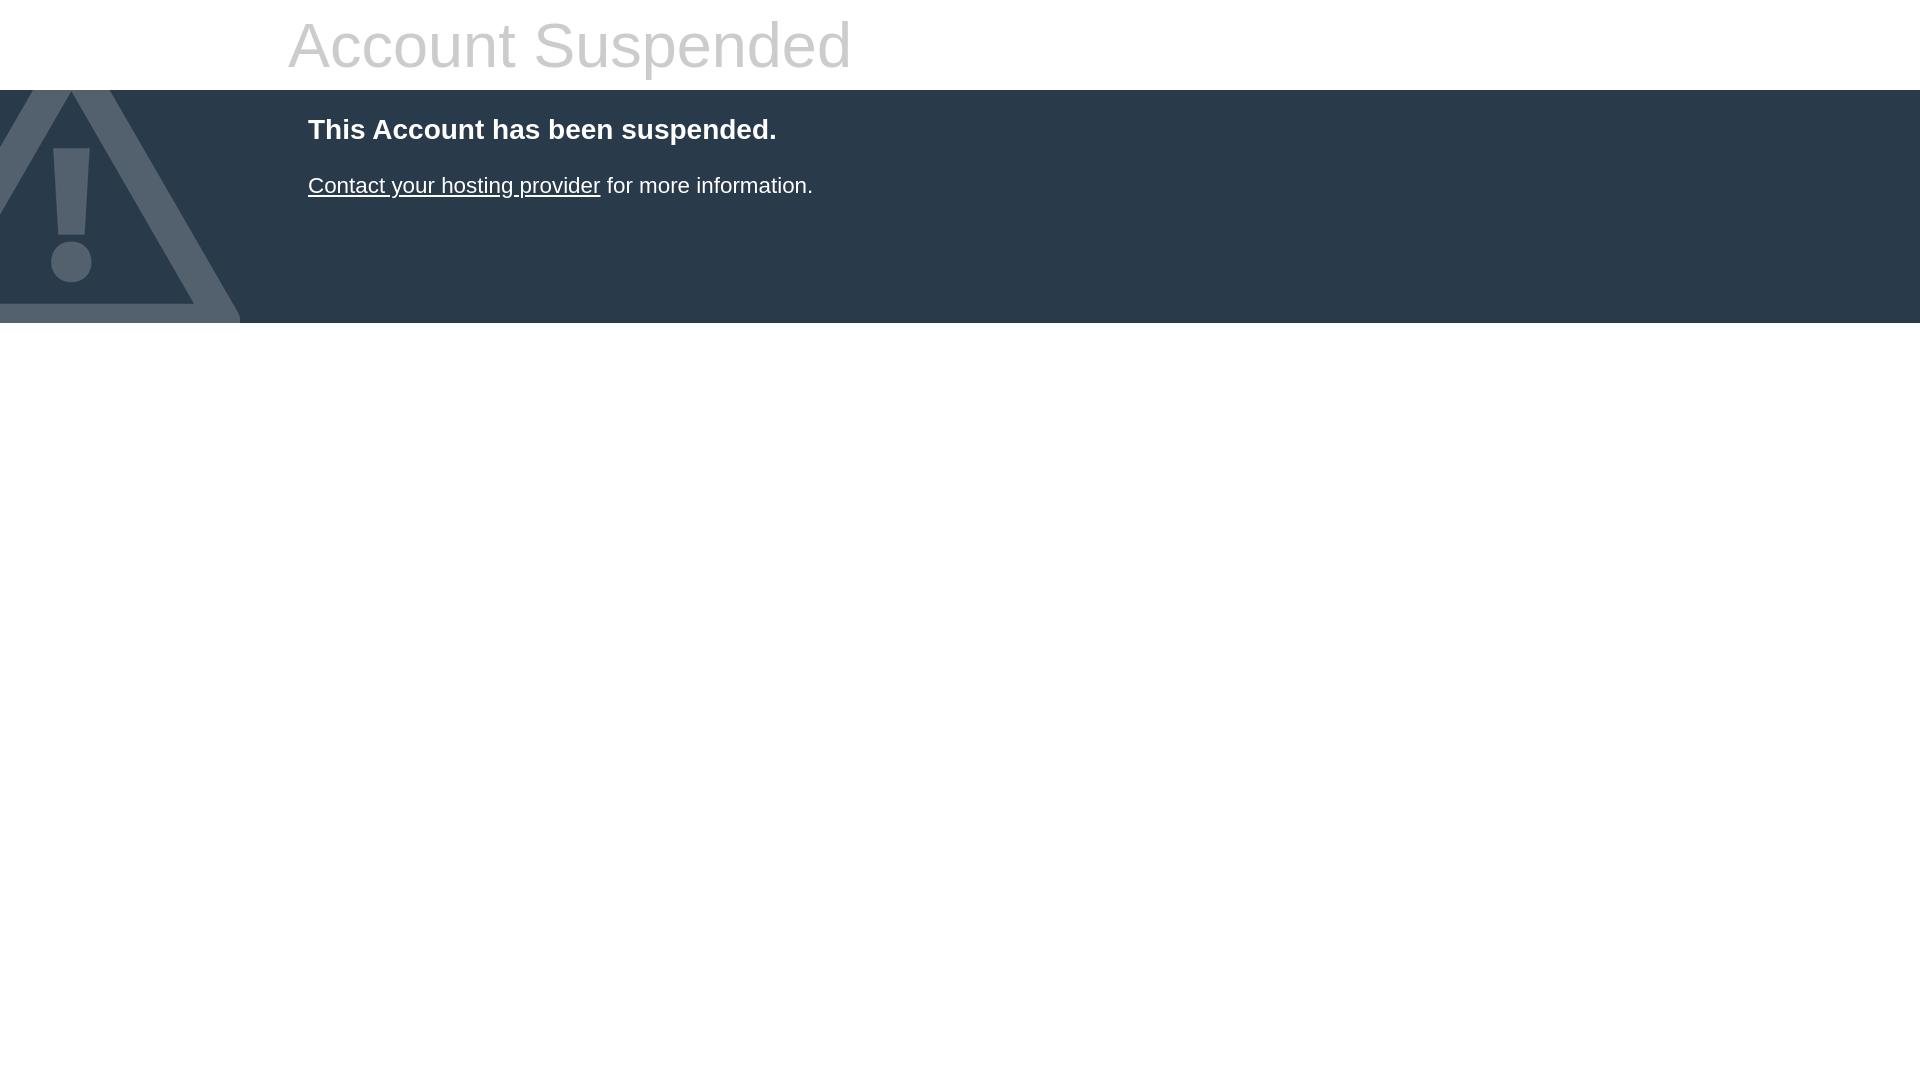 The image size is (1920, 1080). Describe the element at coordinates (453, 185) in the screenshot. I see `'Contact your hosting provider'` at that location.